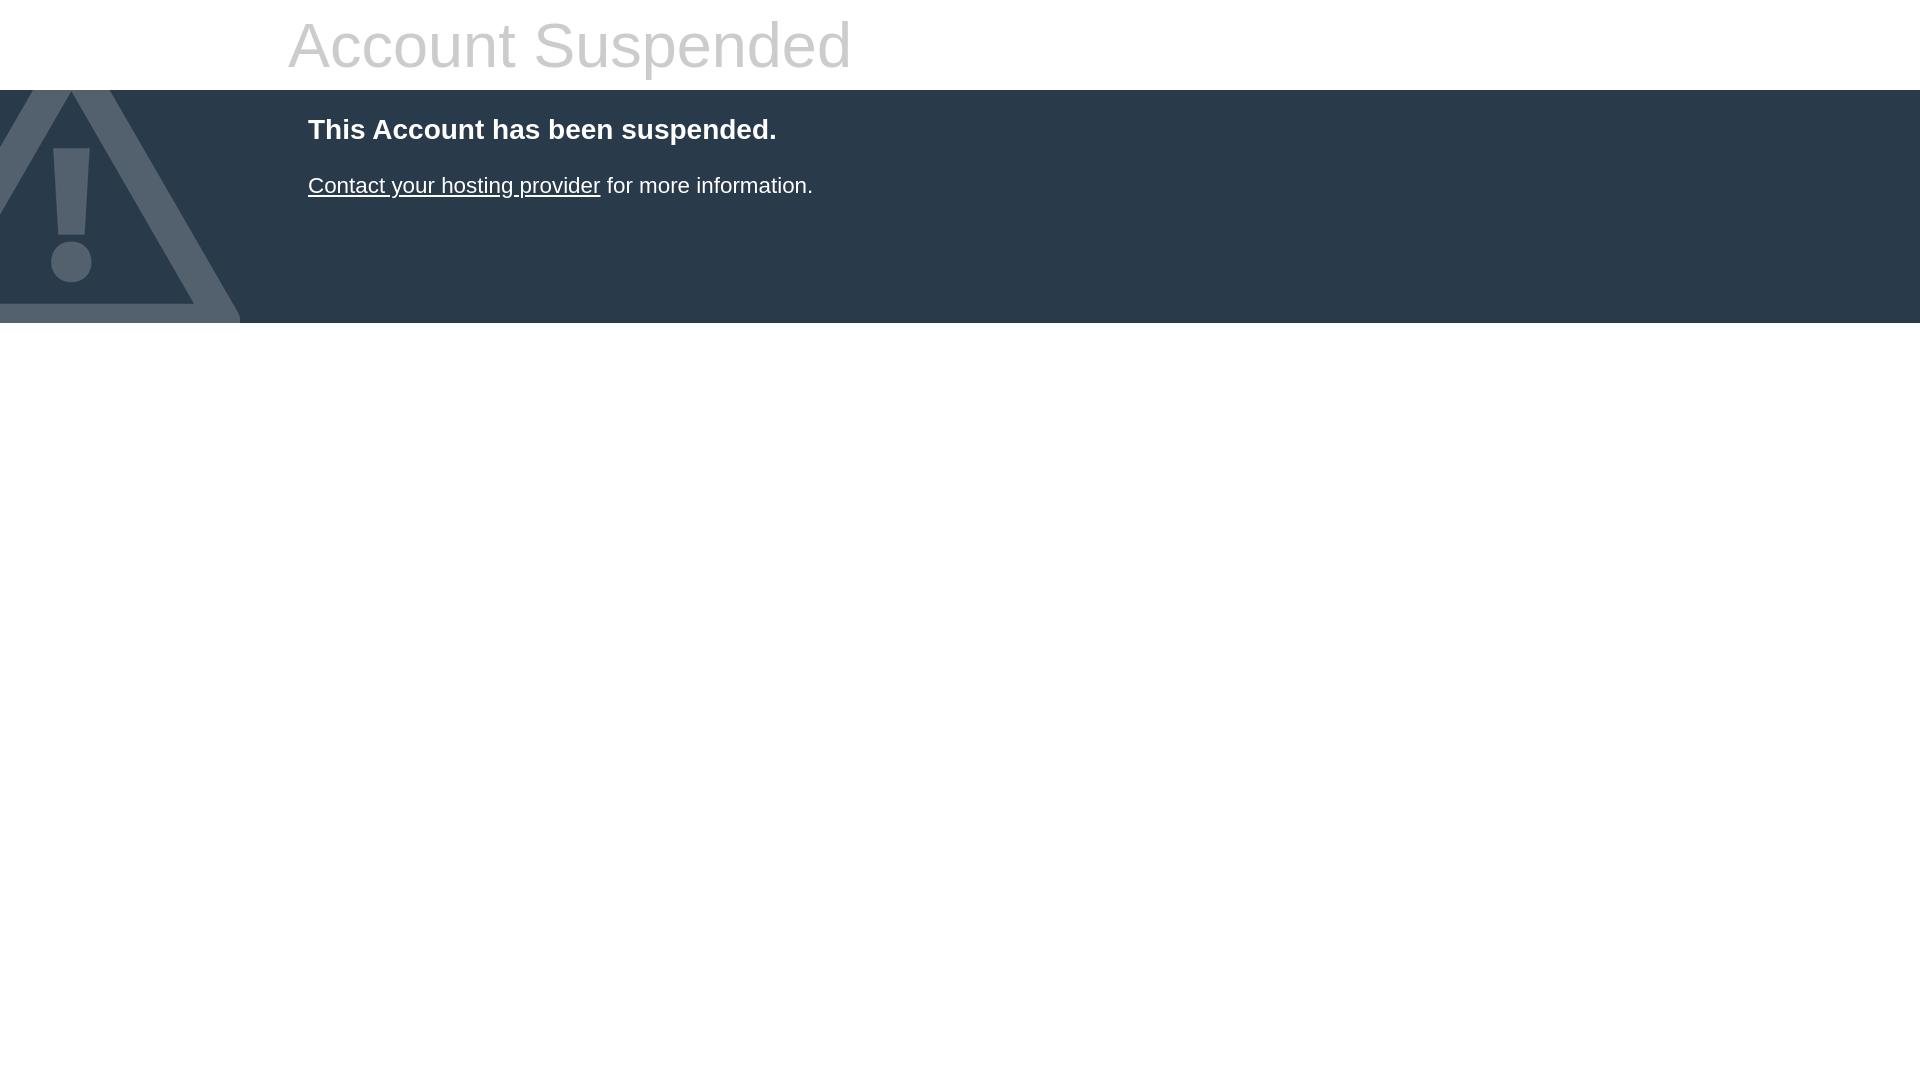 The image size is (1920, 1080). Describe the element at coordinates (453, 185) in the screenshot. I see `'Contact your hosting provider'` at that location.